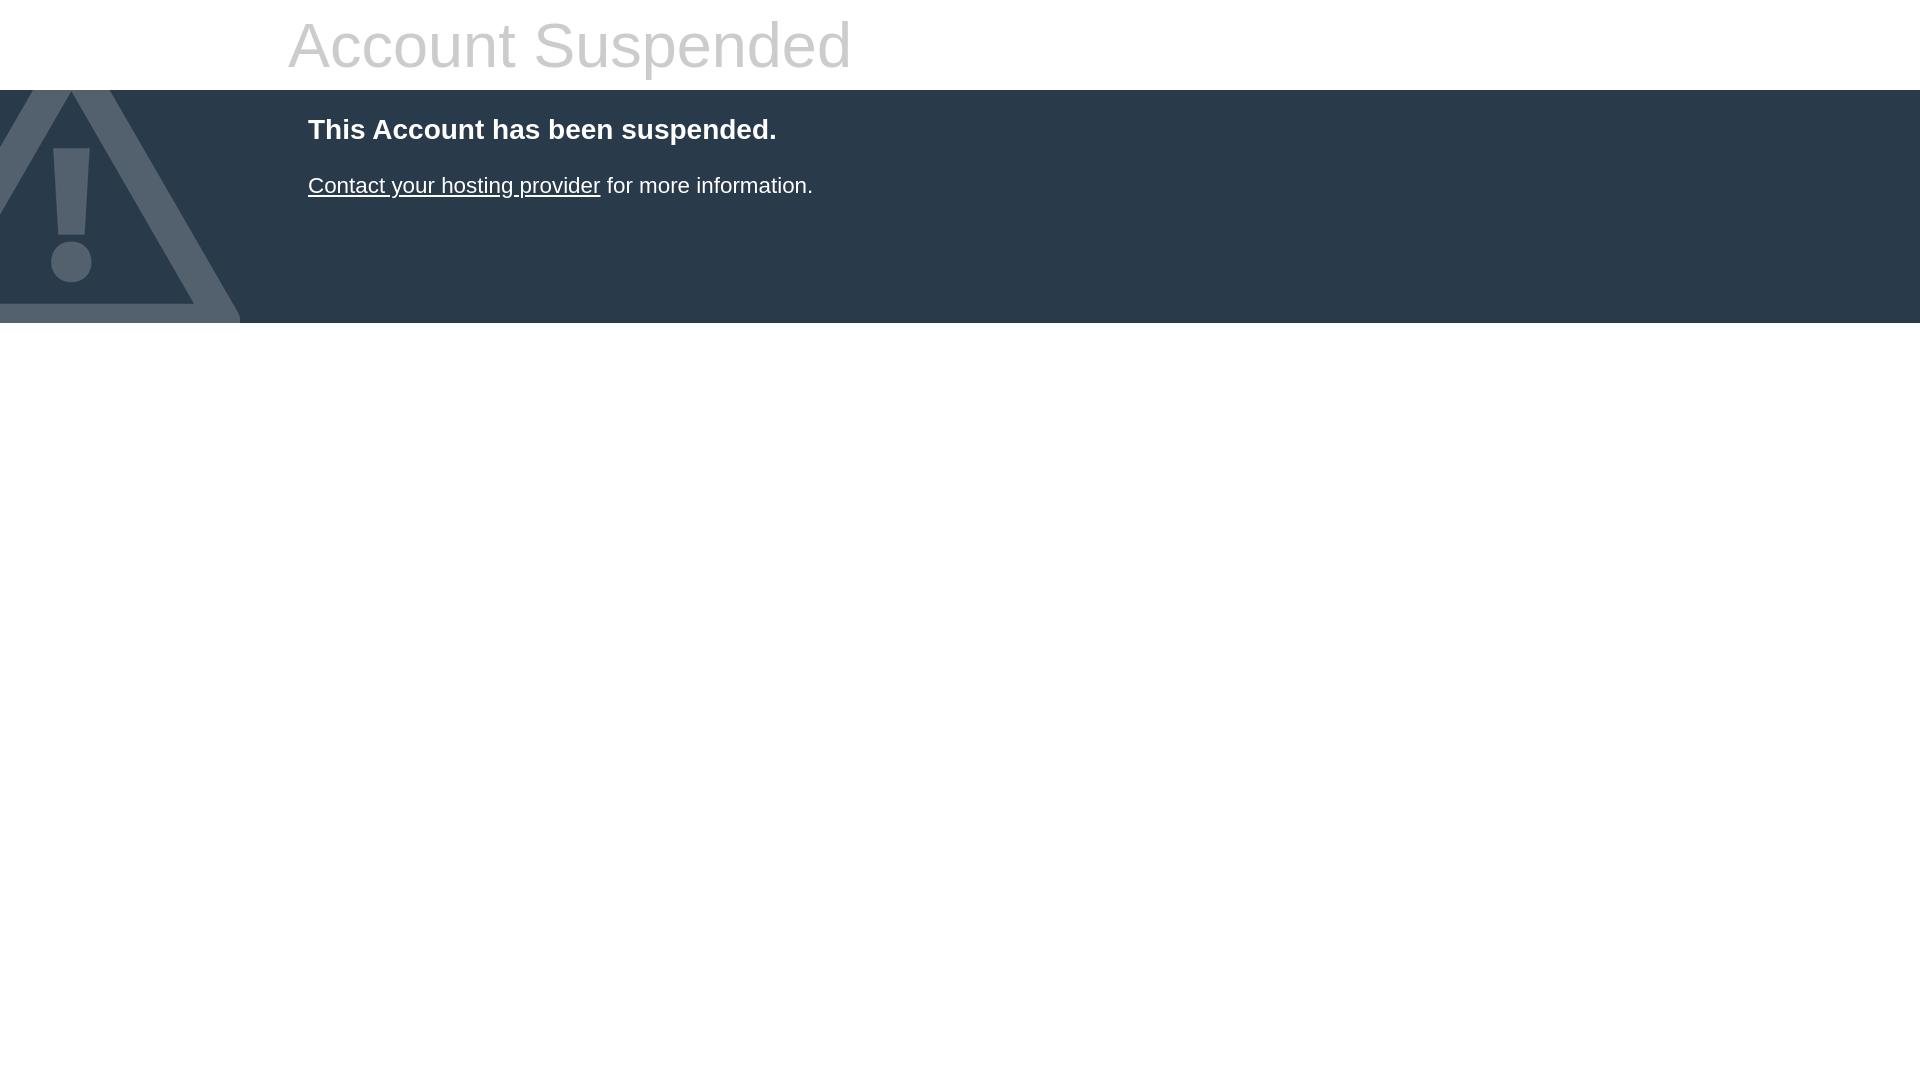 The image size is (1920, 1080). Describe the element at coordinates (453, 185) in the screenshot. I see `'Contact your hosting provider'` at that location.